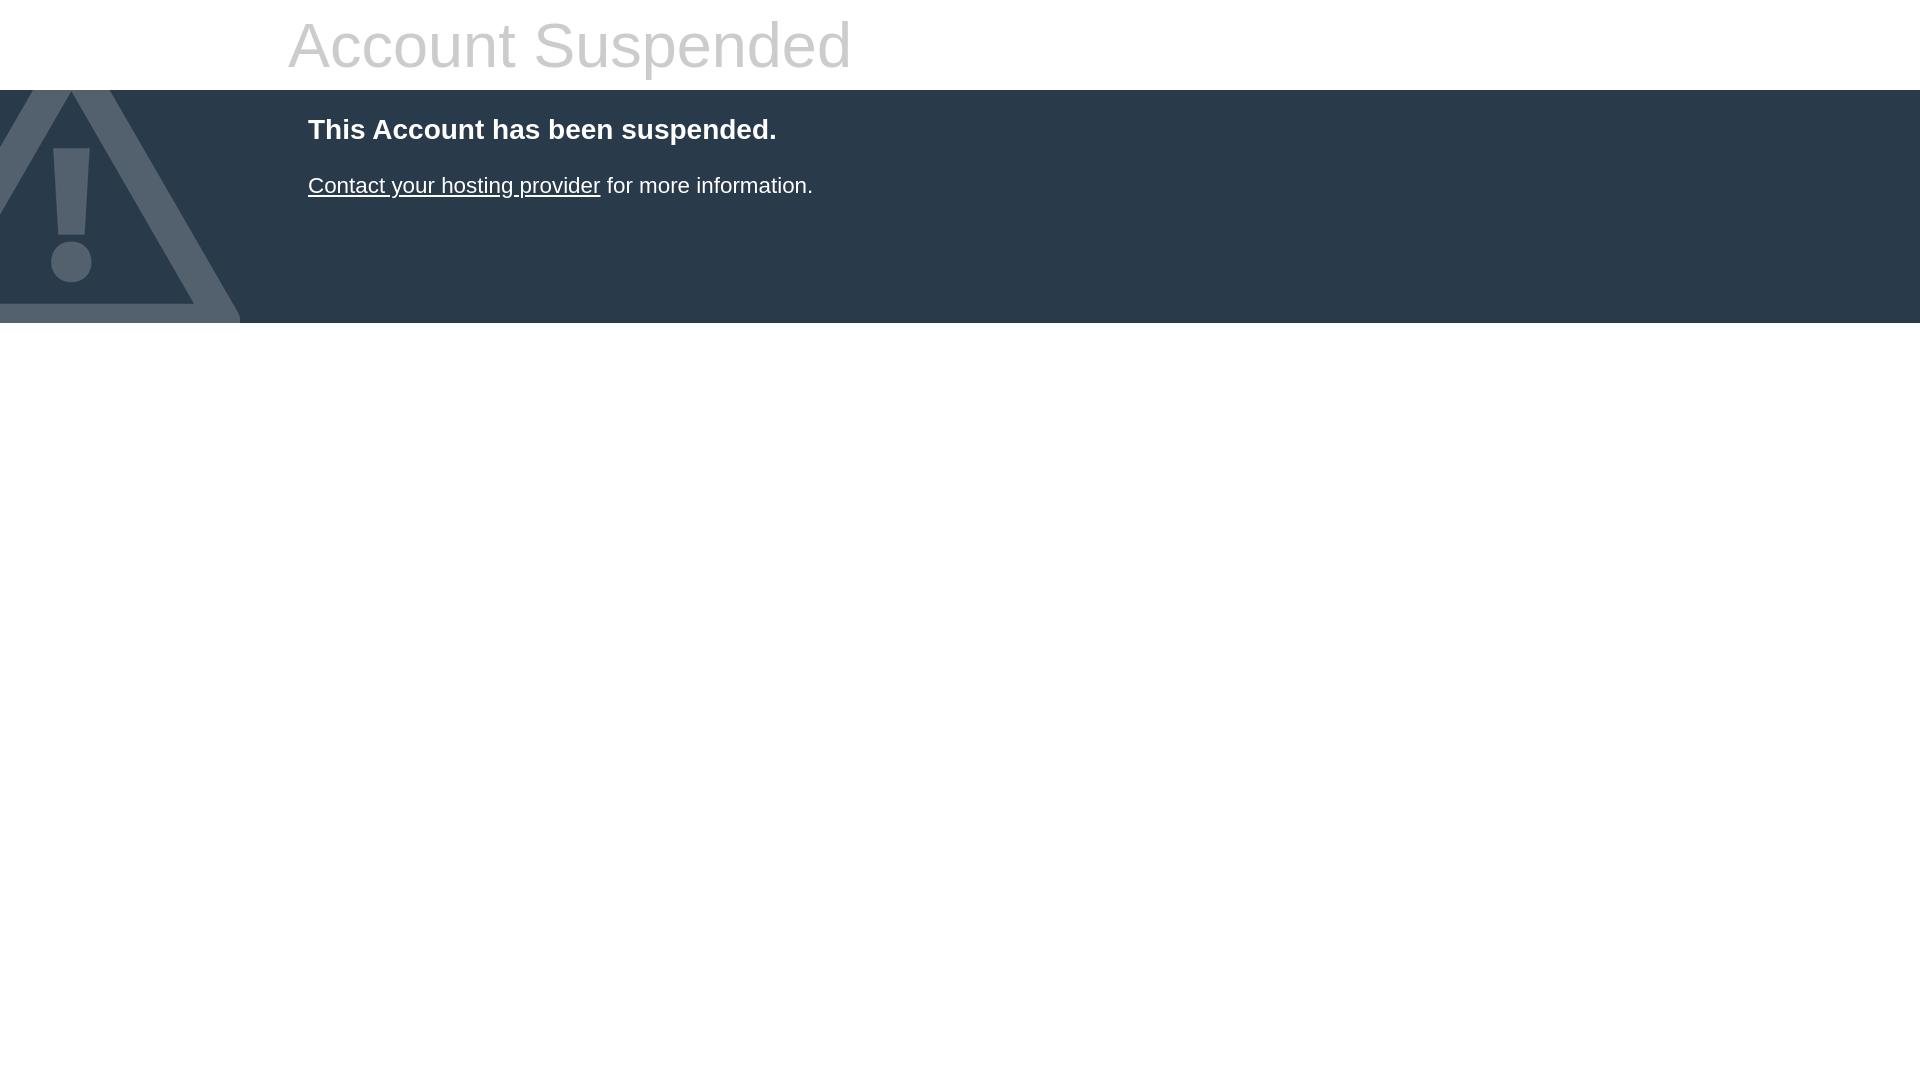 The image size is (1920, 1080). Describe the element at coordinates (453, 185) in the screenshot. I see `'Contact your hosting provider'` at that location.